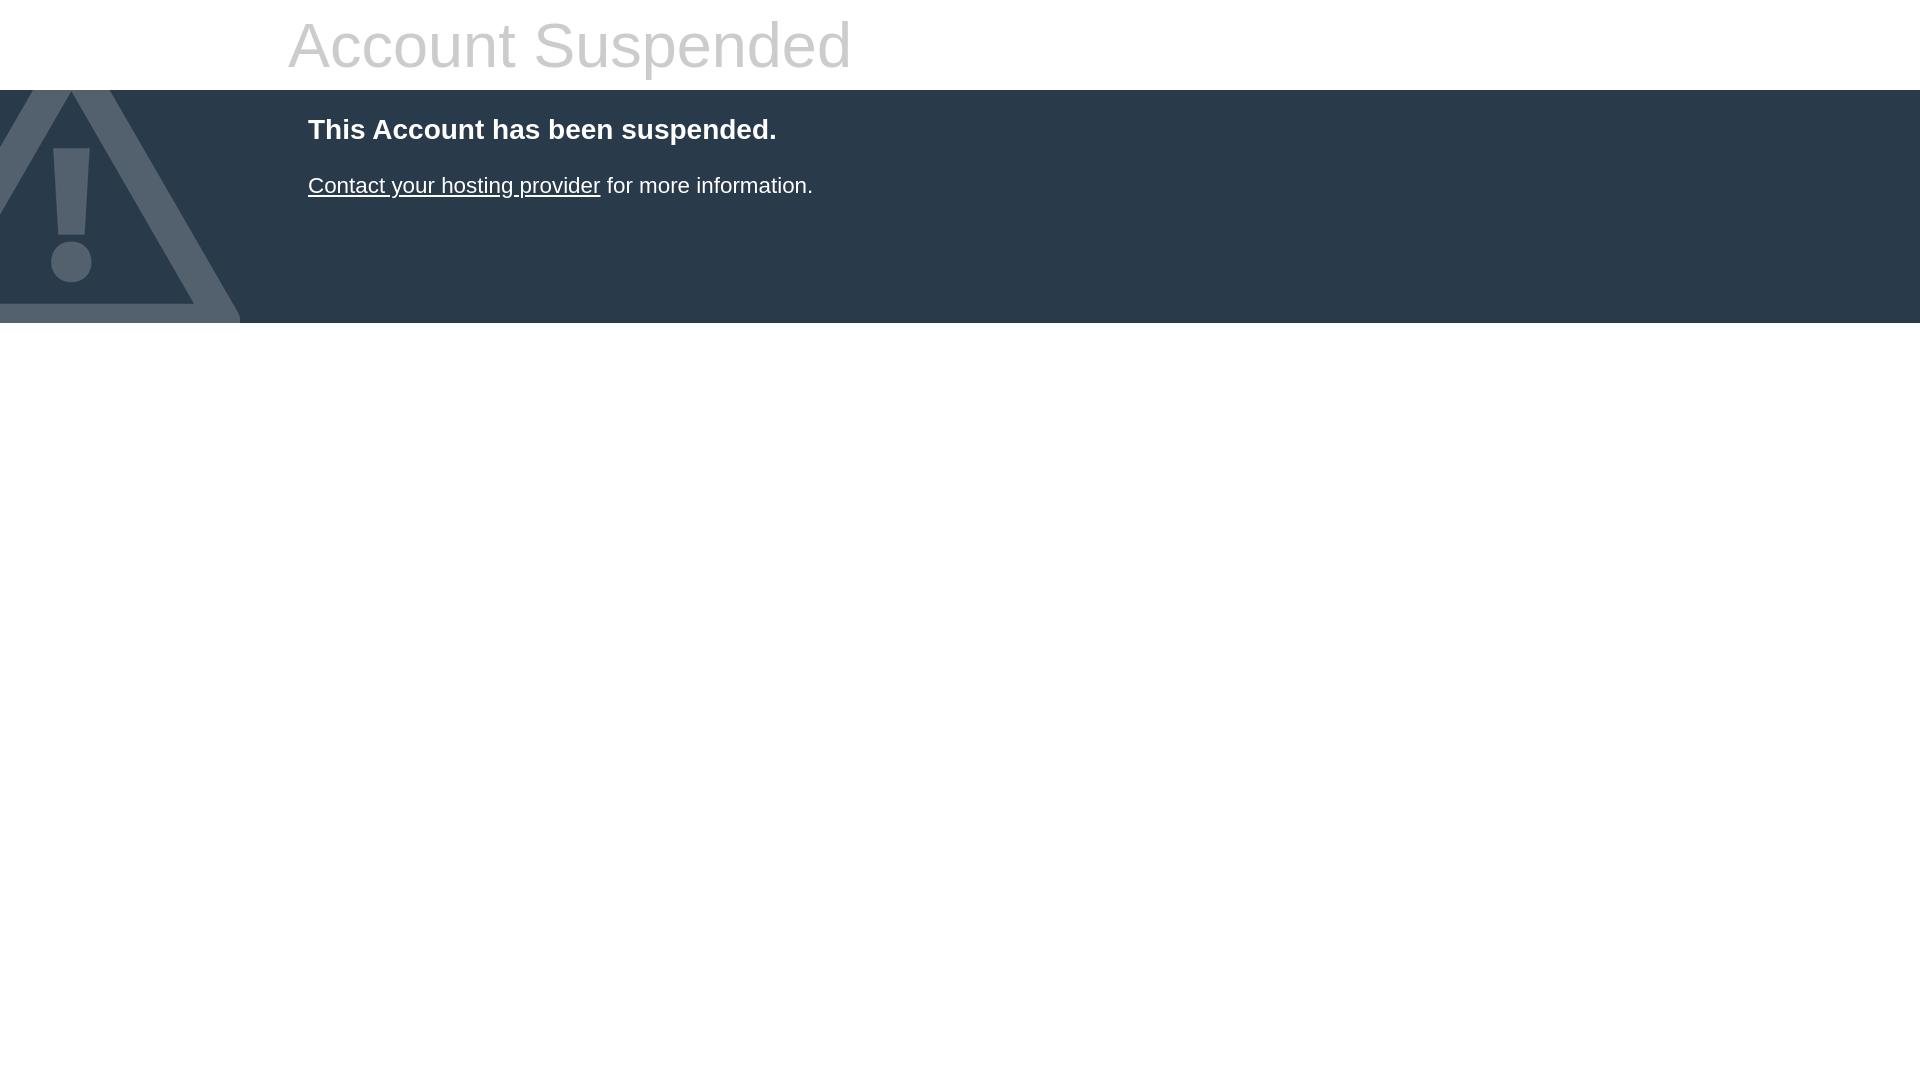 The image size is (1920, 1080). Describe the element at coordinates (453, 185) in the screenshot. I see `'Contact your hosting provider'` at that location.